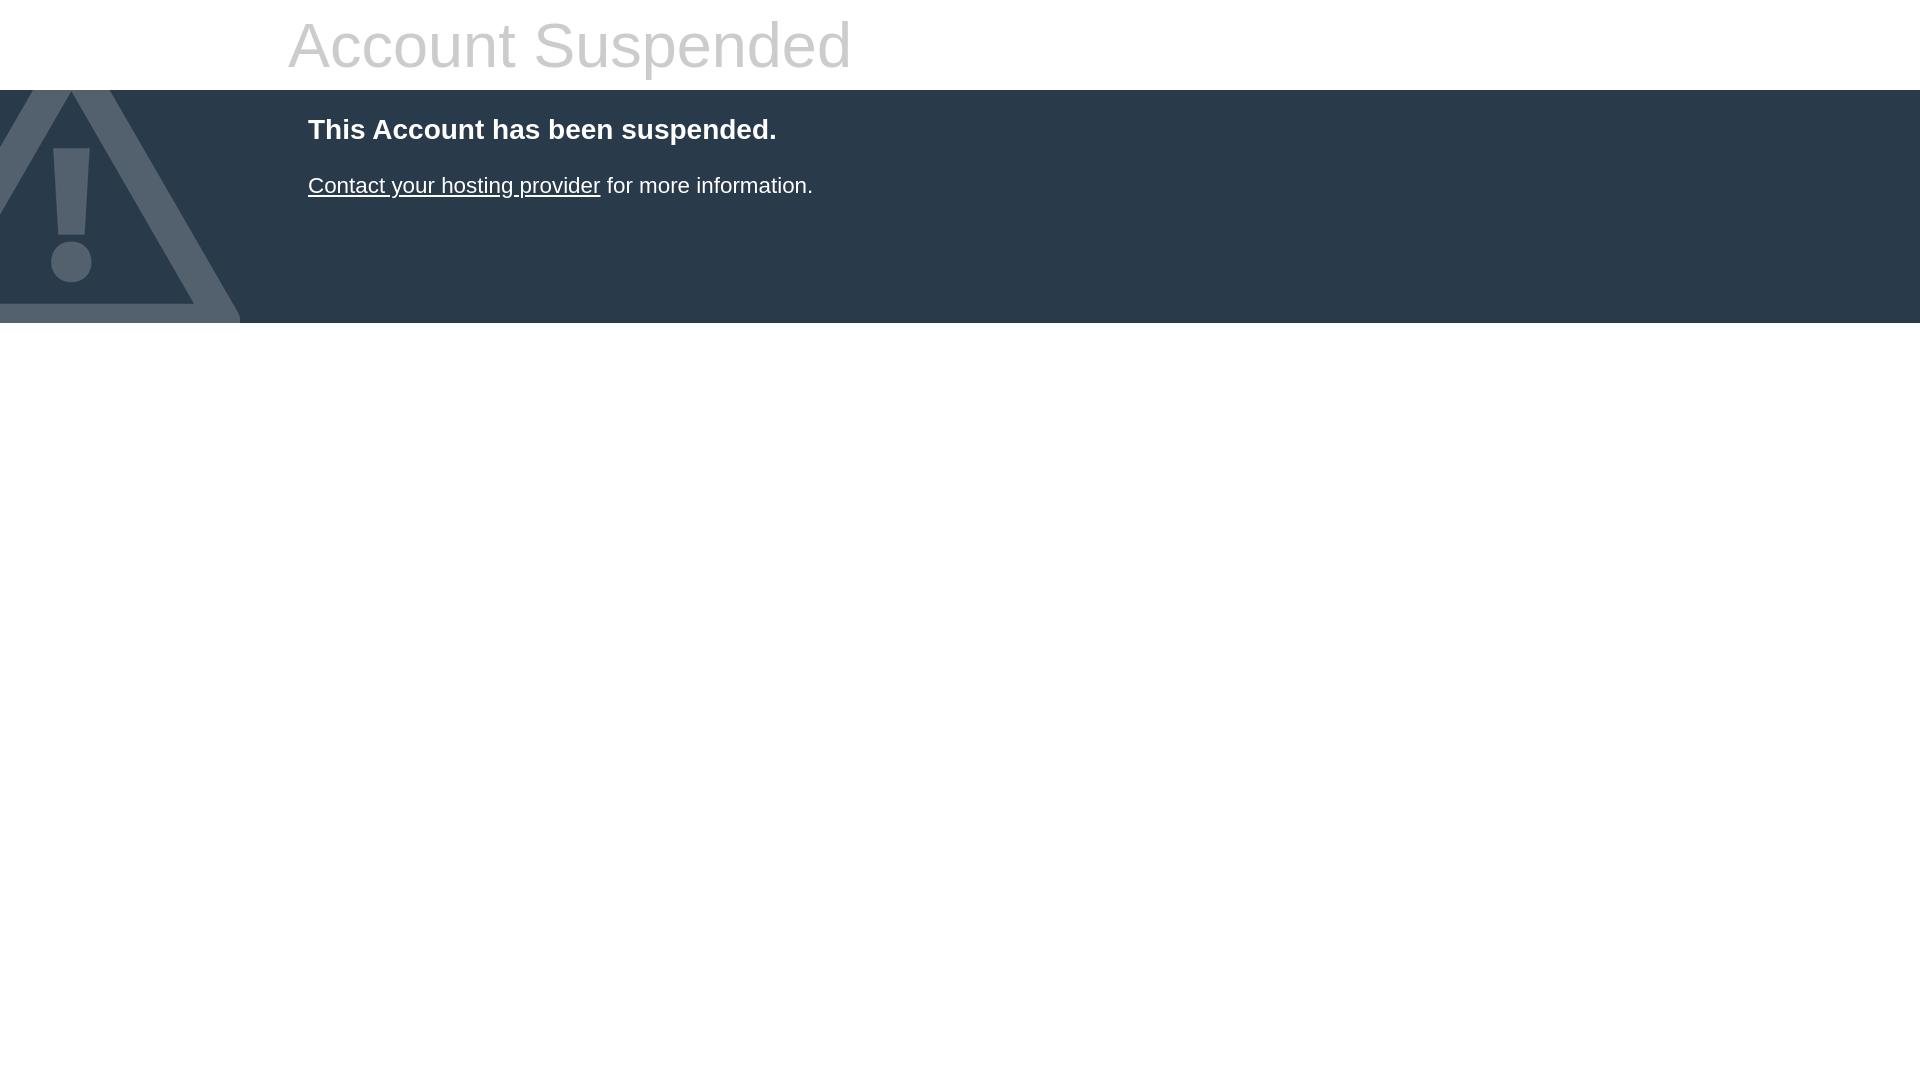 The image size is (1920, 1080). Describe the element at coordinates (453, 185) in the screenshot. I see `'Contact your hosting provider'` at that location.